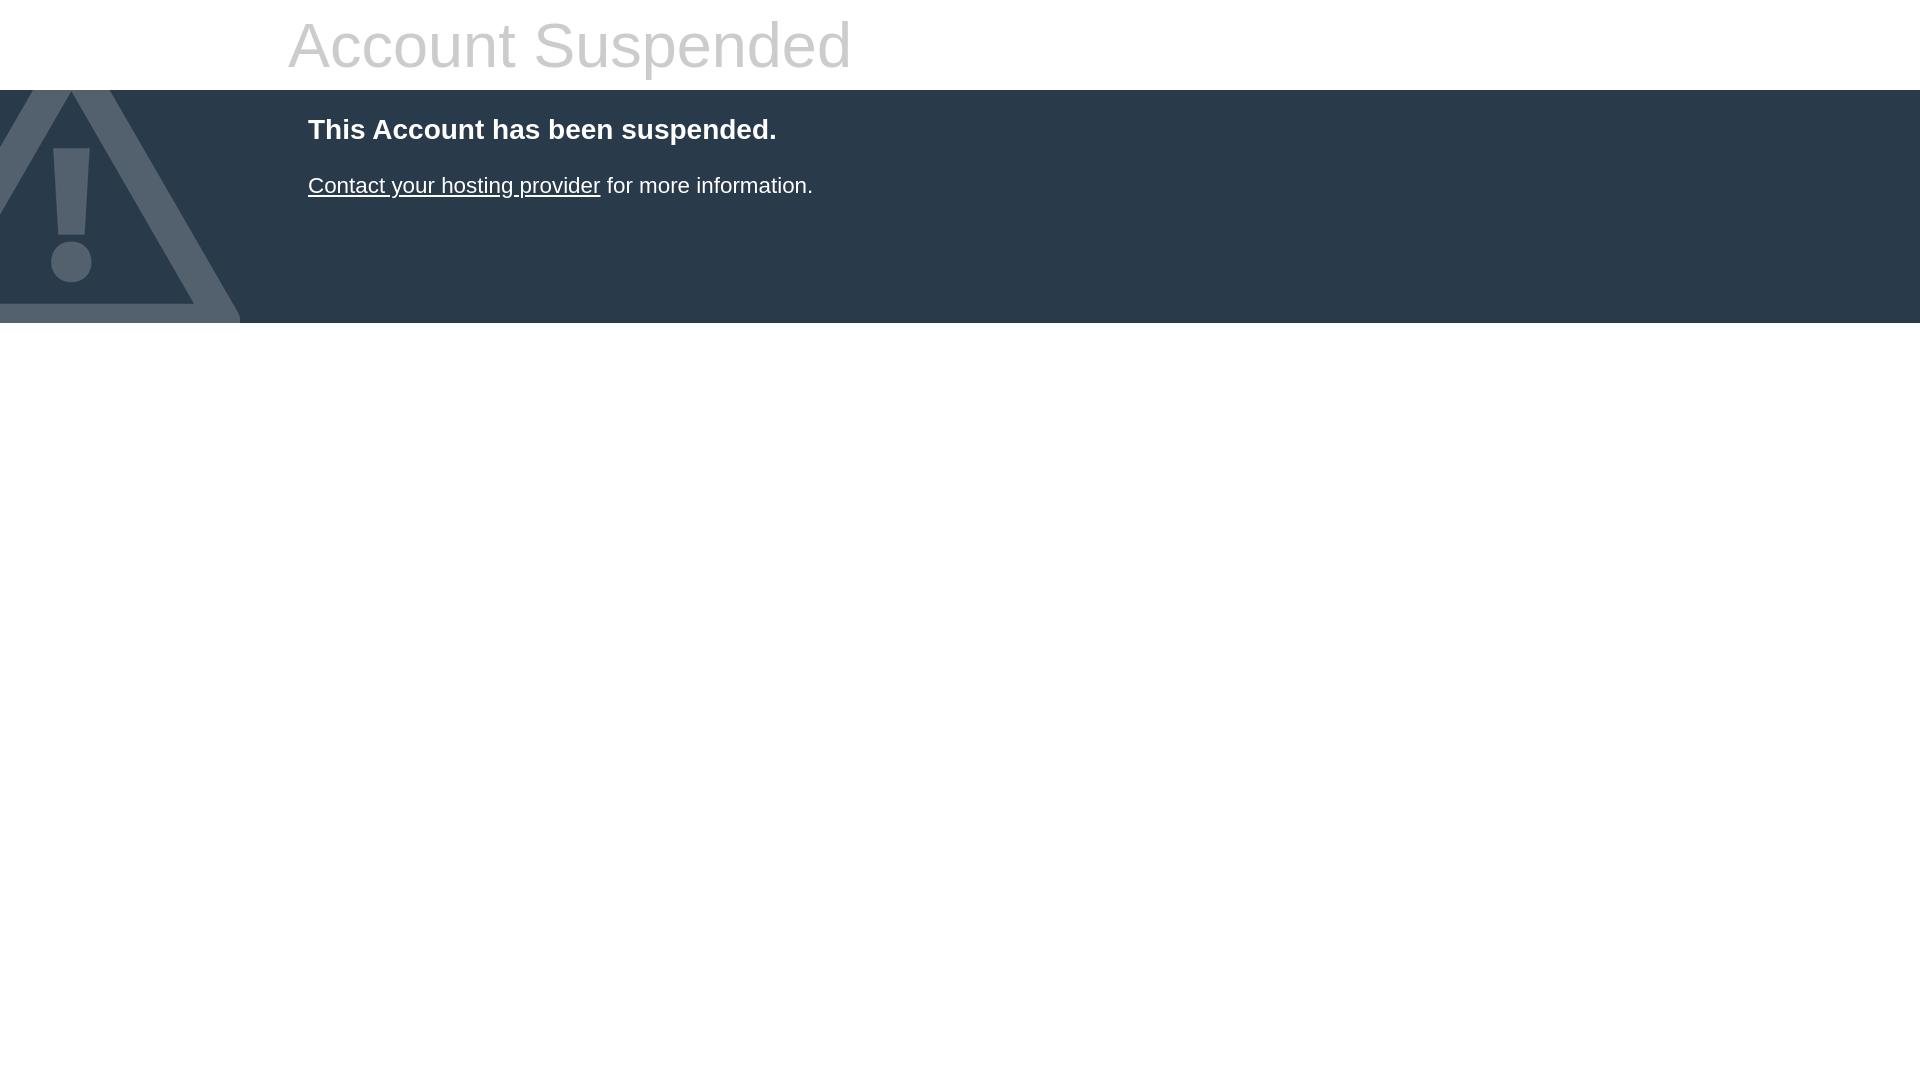 The image size is (1920, 1080). Describe the element at coordinates (453, 185) in the screenshot. I see `'Contact your hosting provider'` at that location.